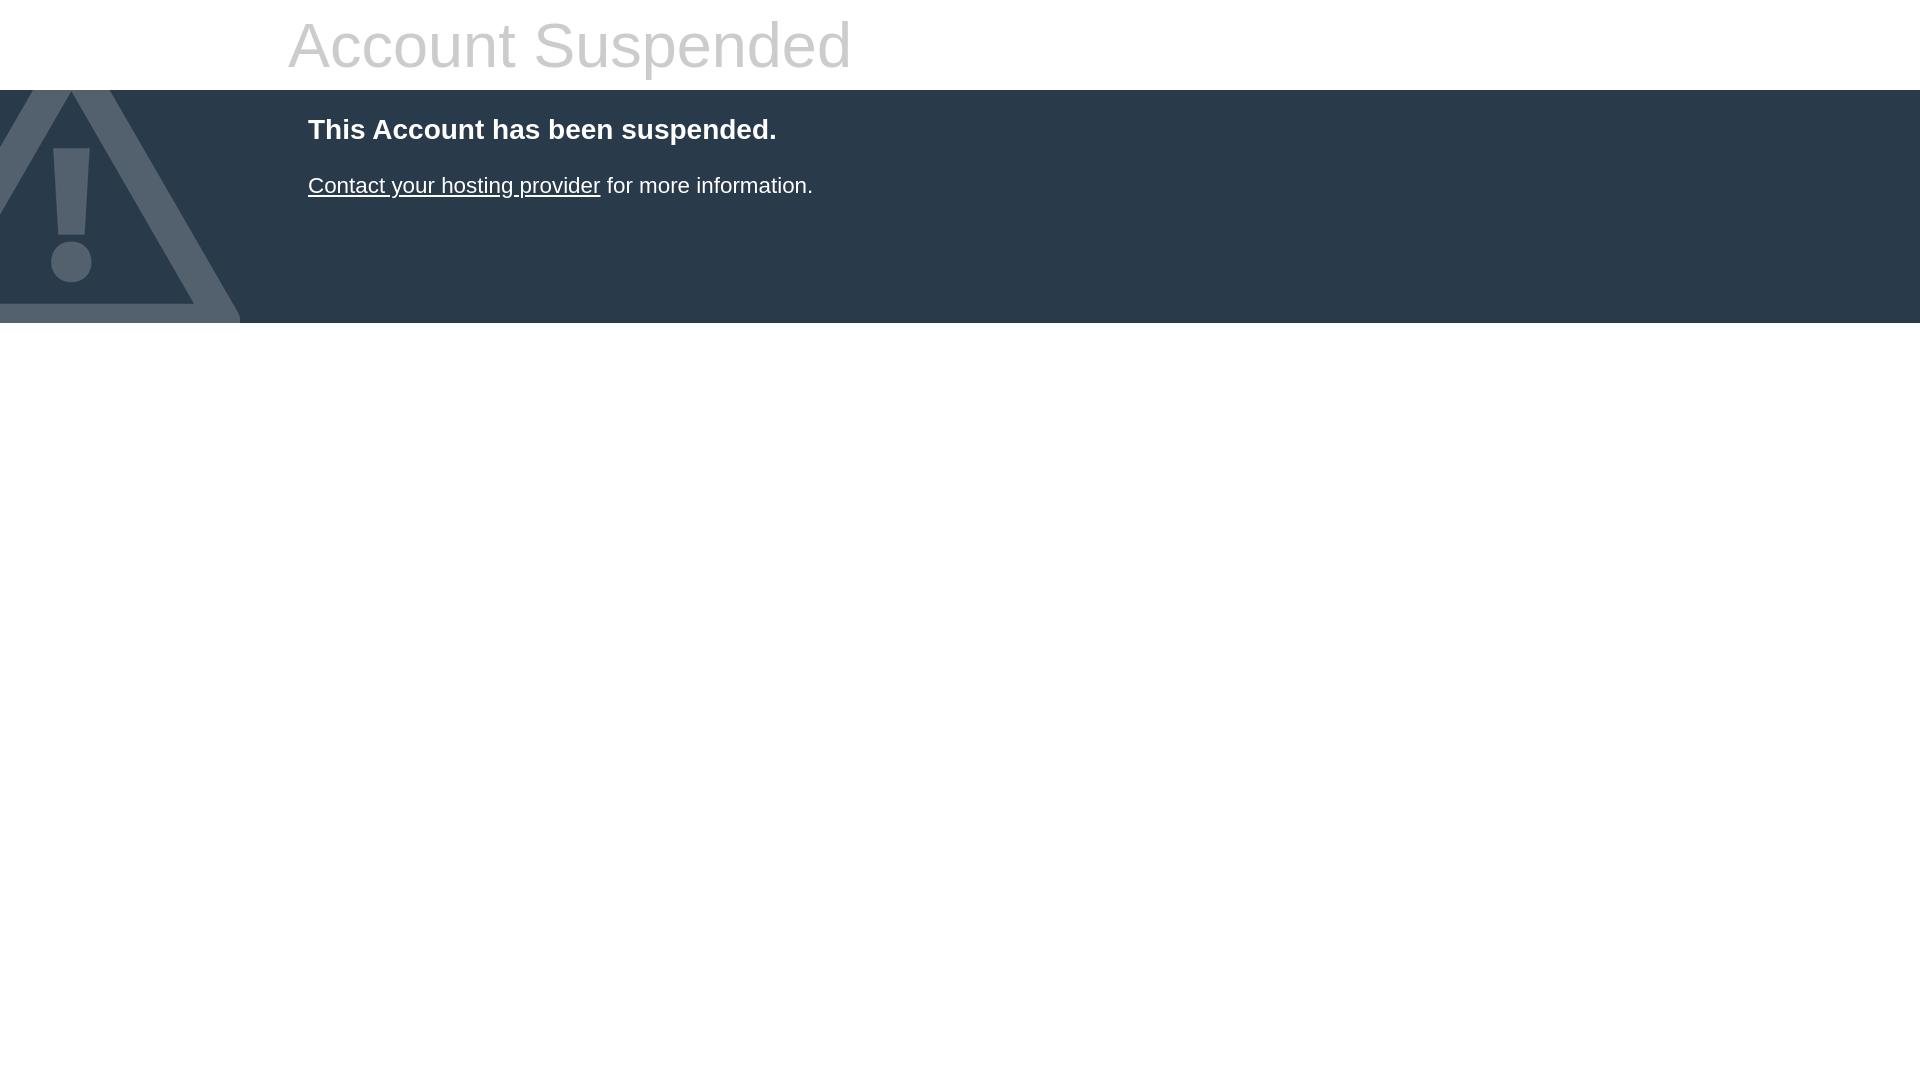 The image size is (1920, 1080). Describe the element at coordinates (453, 185) in the screenshot. I see `'Contact your hosting provider'` at that location.